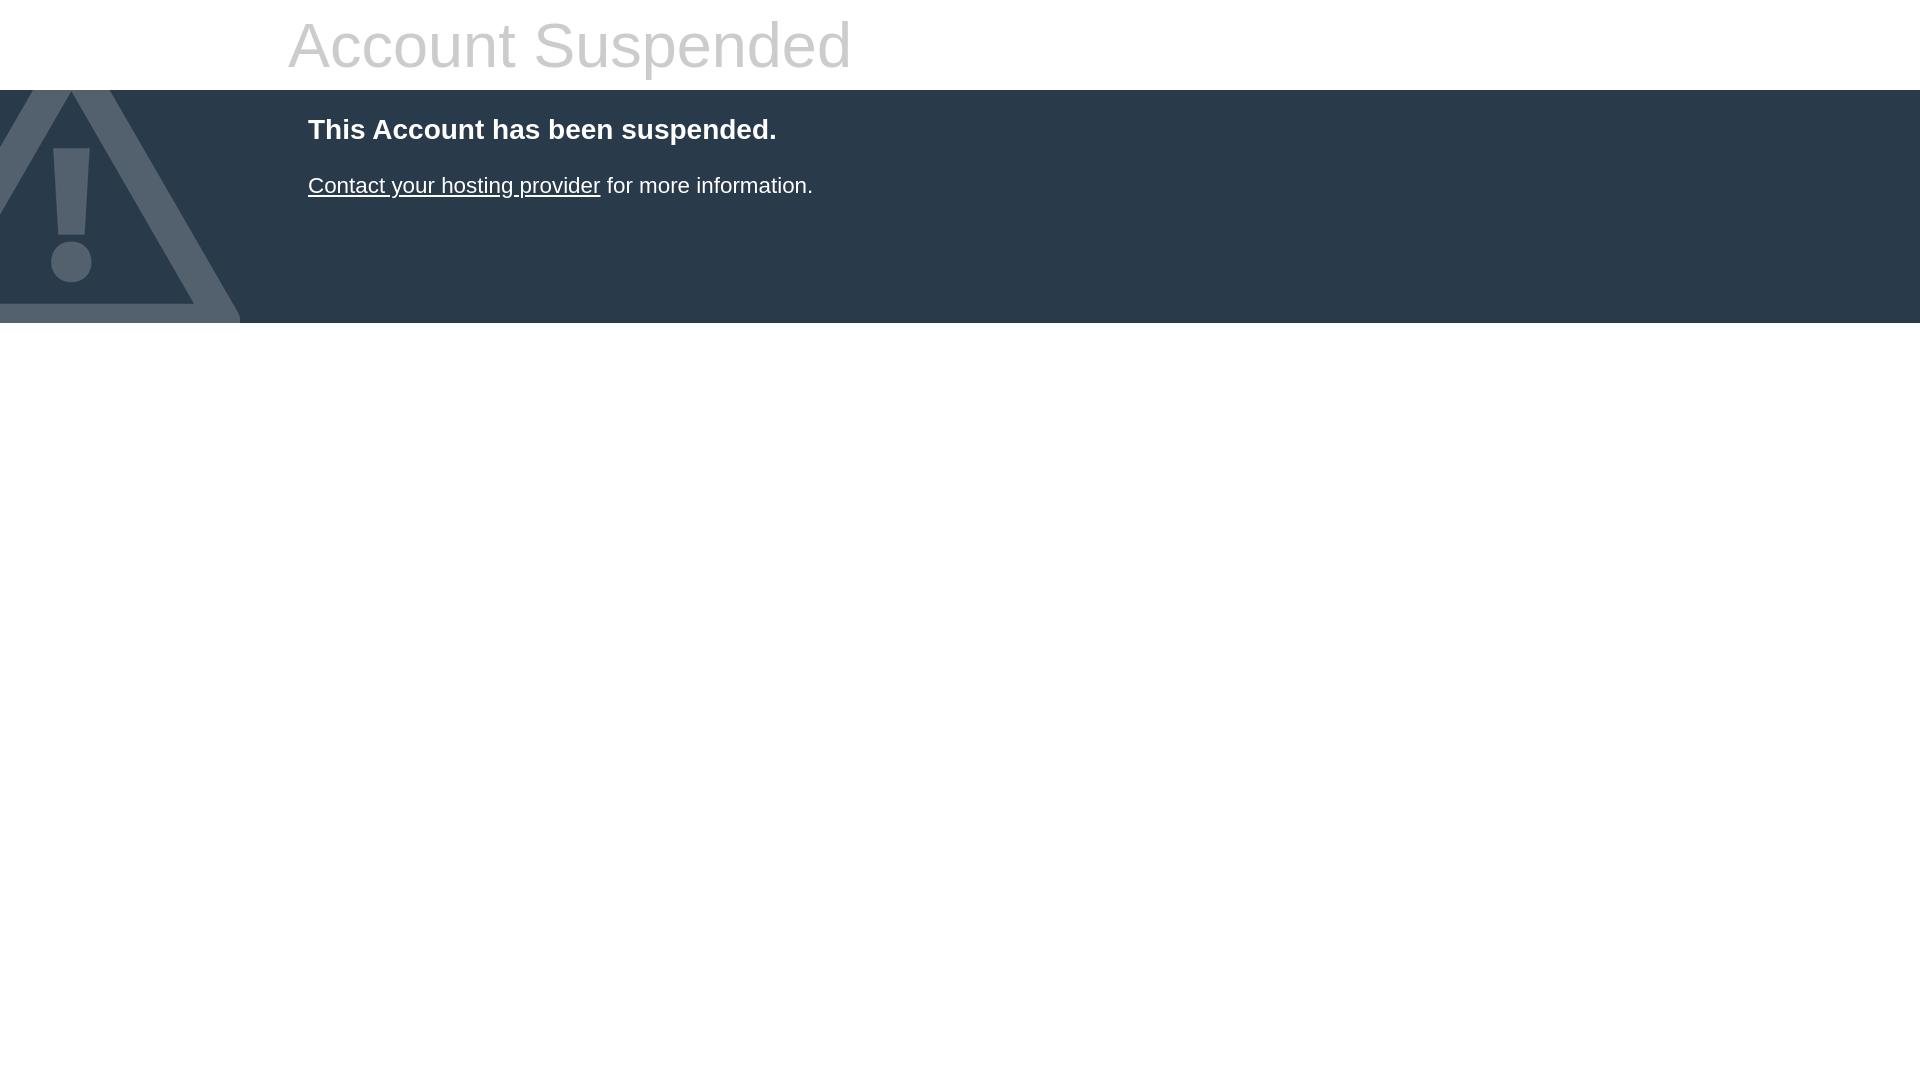 The image size is (1920, 1080). Describe the element at coordinates (453, 185) in the screenshot. I see `'Contact your hosting provider'` at that location.